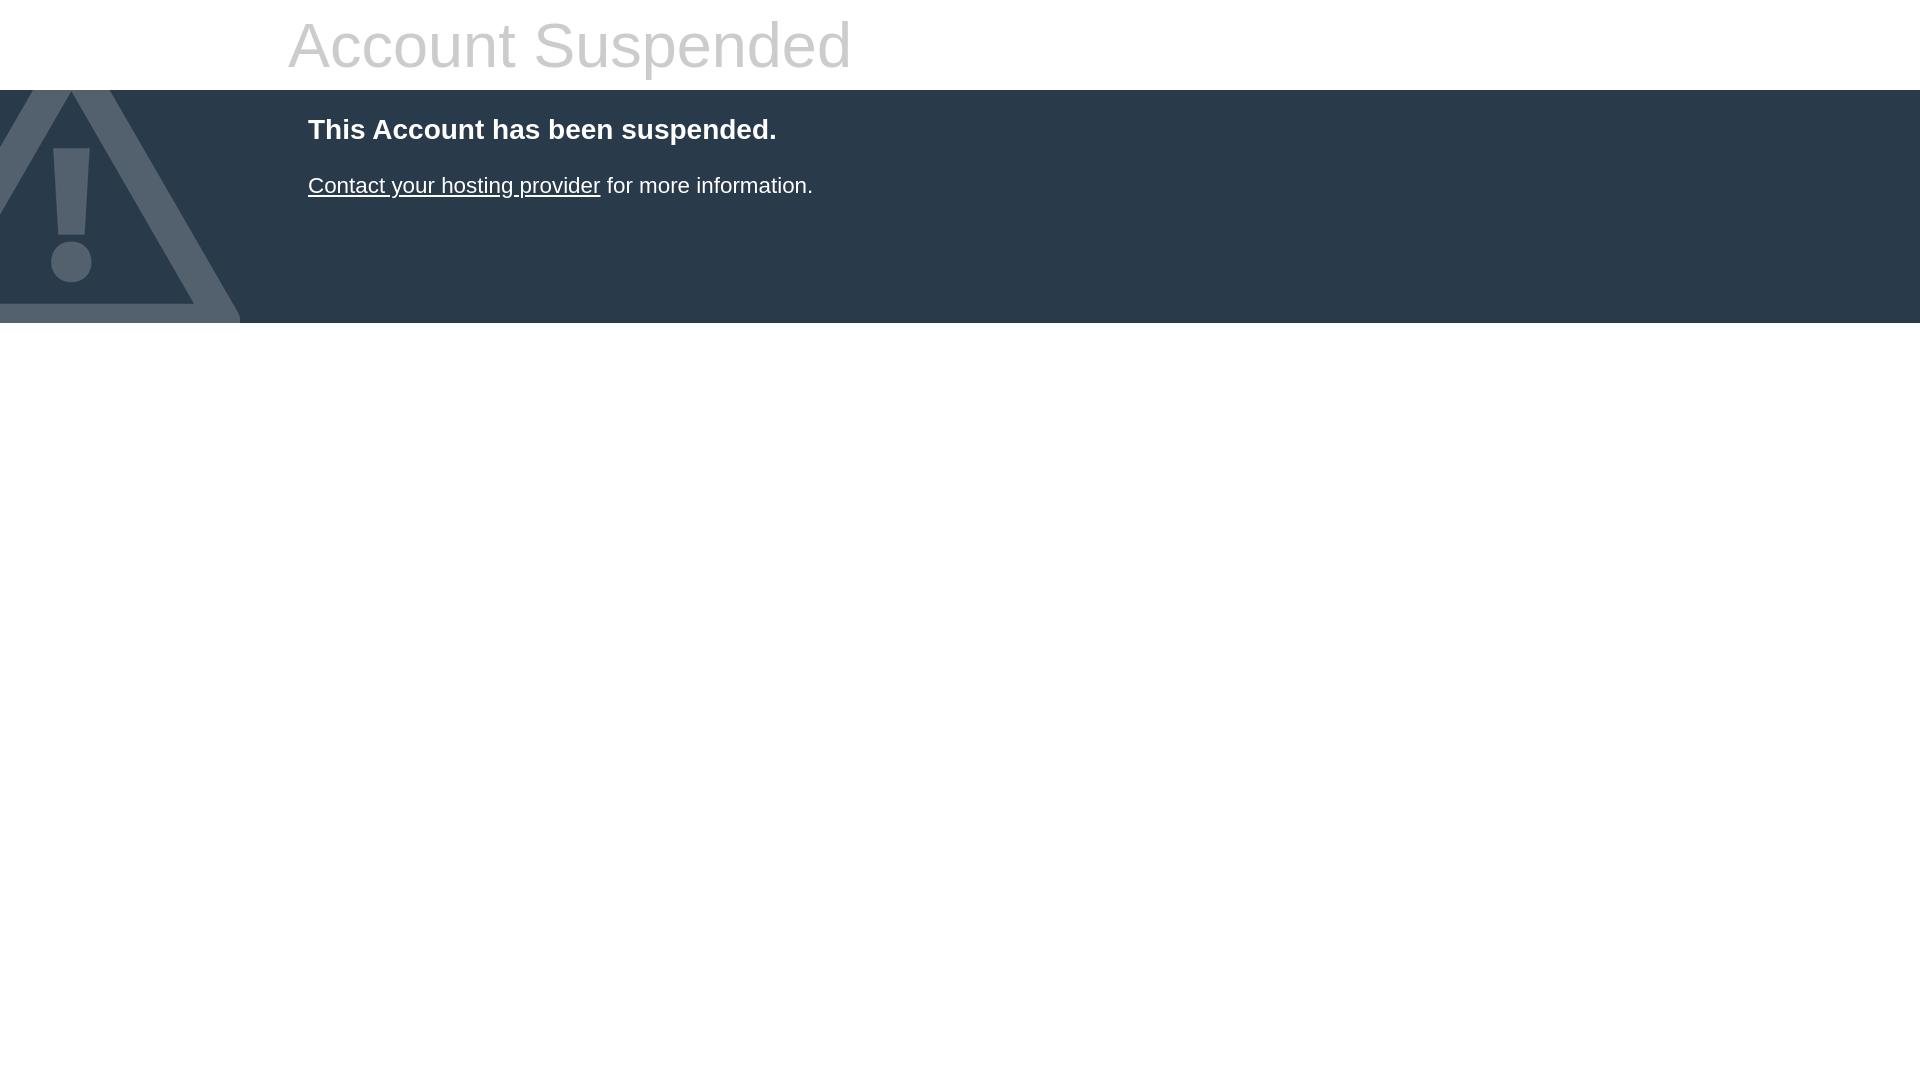 The image size is (1920, 1080). Describe the element at coordinates (453, 185) in the screenshot. I see `'Contact your hosting provider'` at that location.